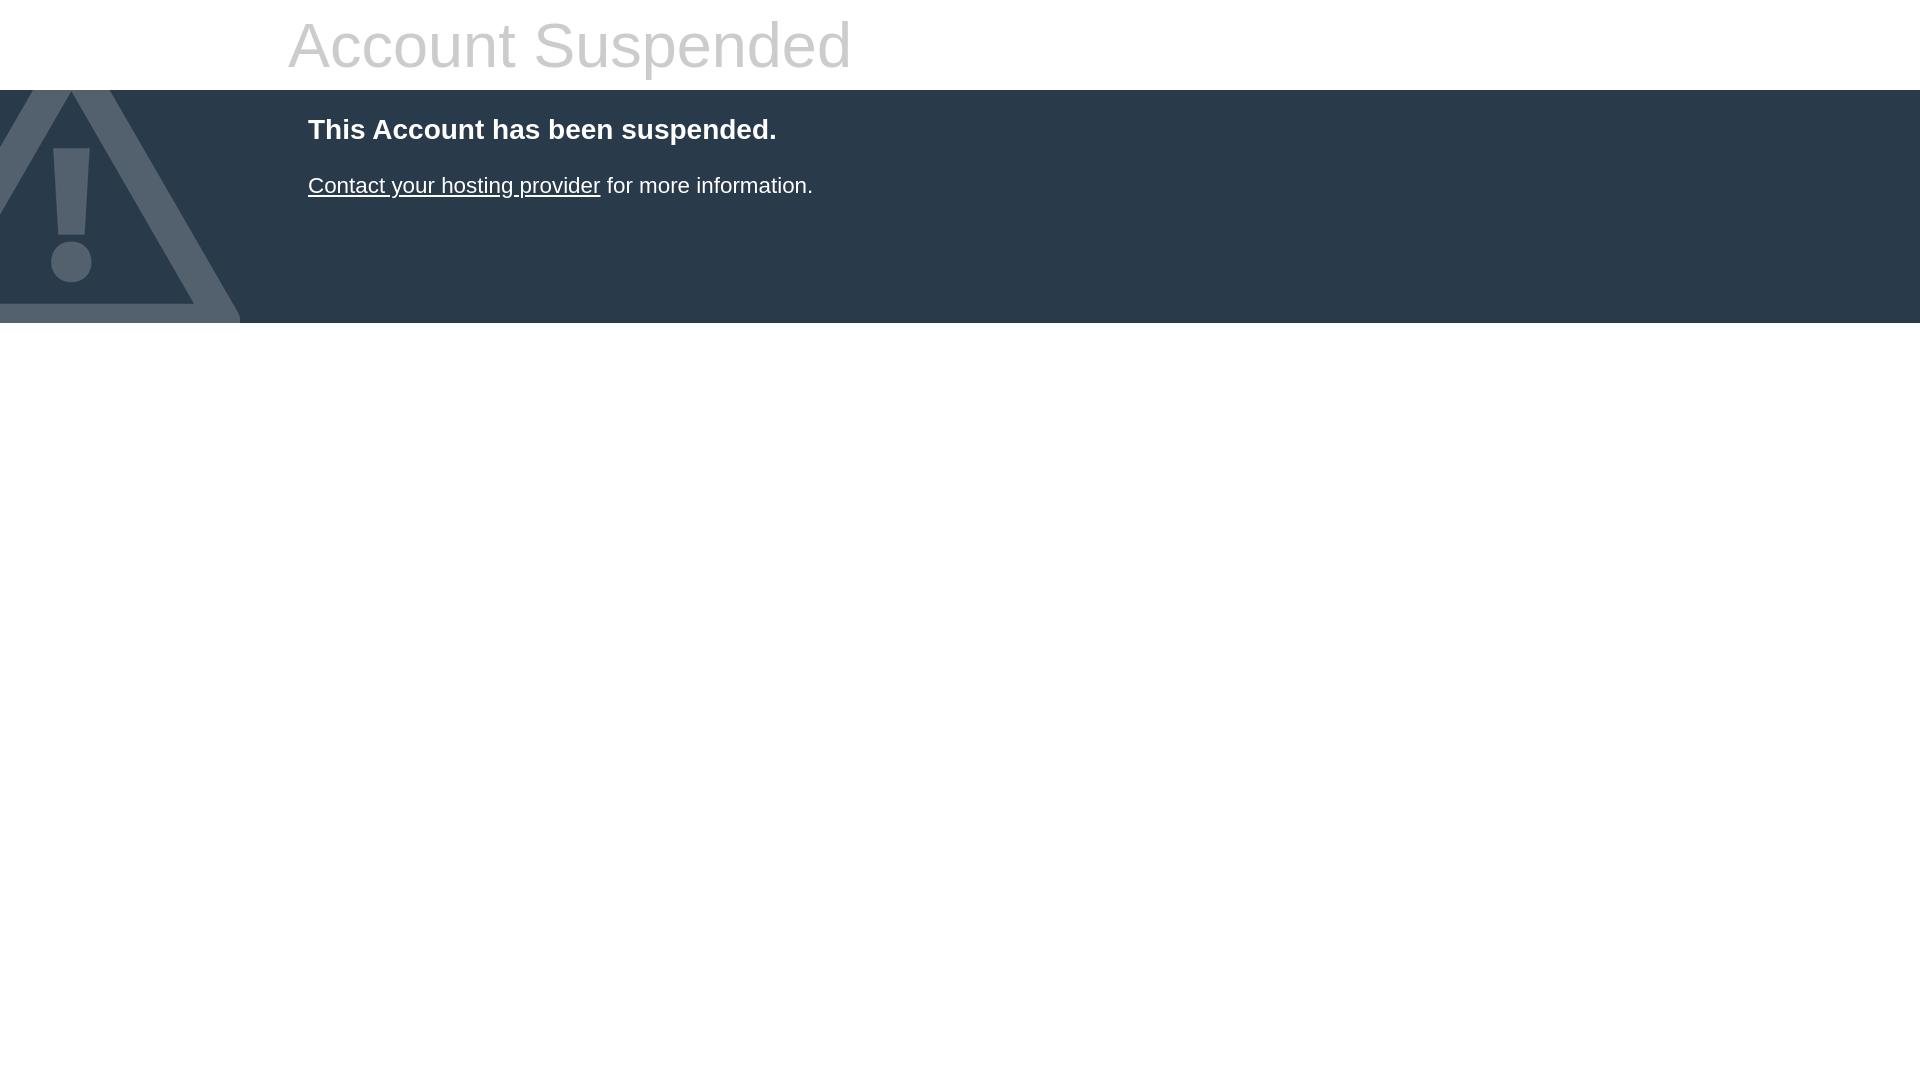 The image size is (1920, 1080). Describe the element at coordinates (453, 185) in the screenshot. I see `'Contact your hosting provider'` at that location.